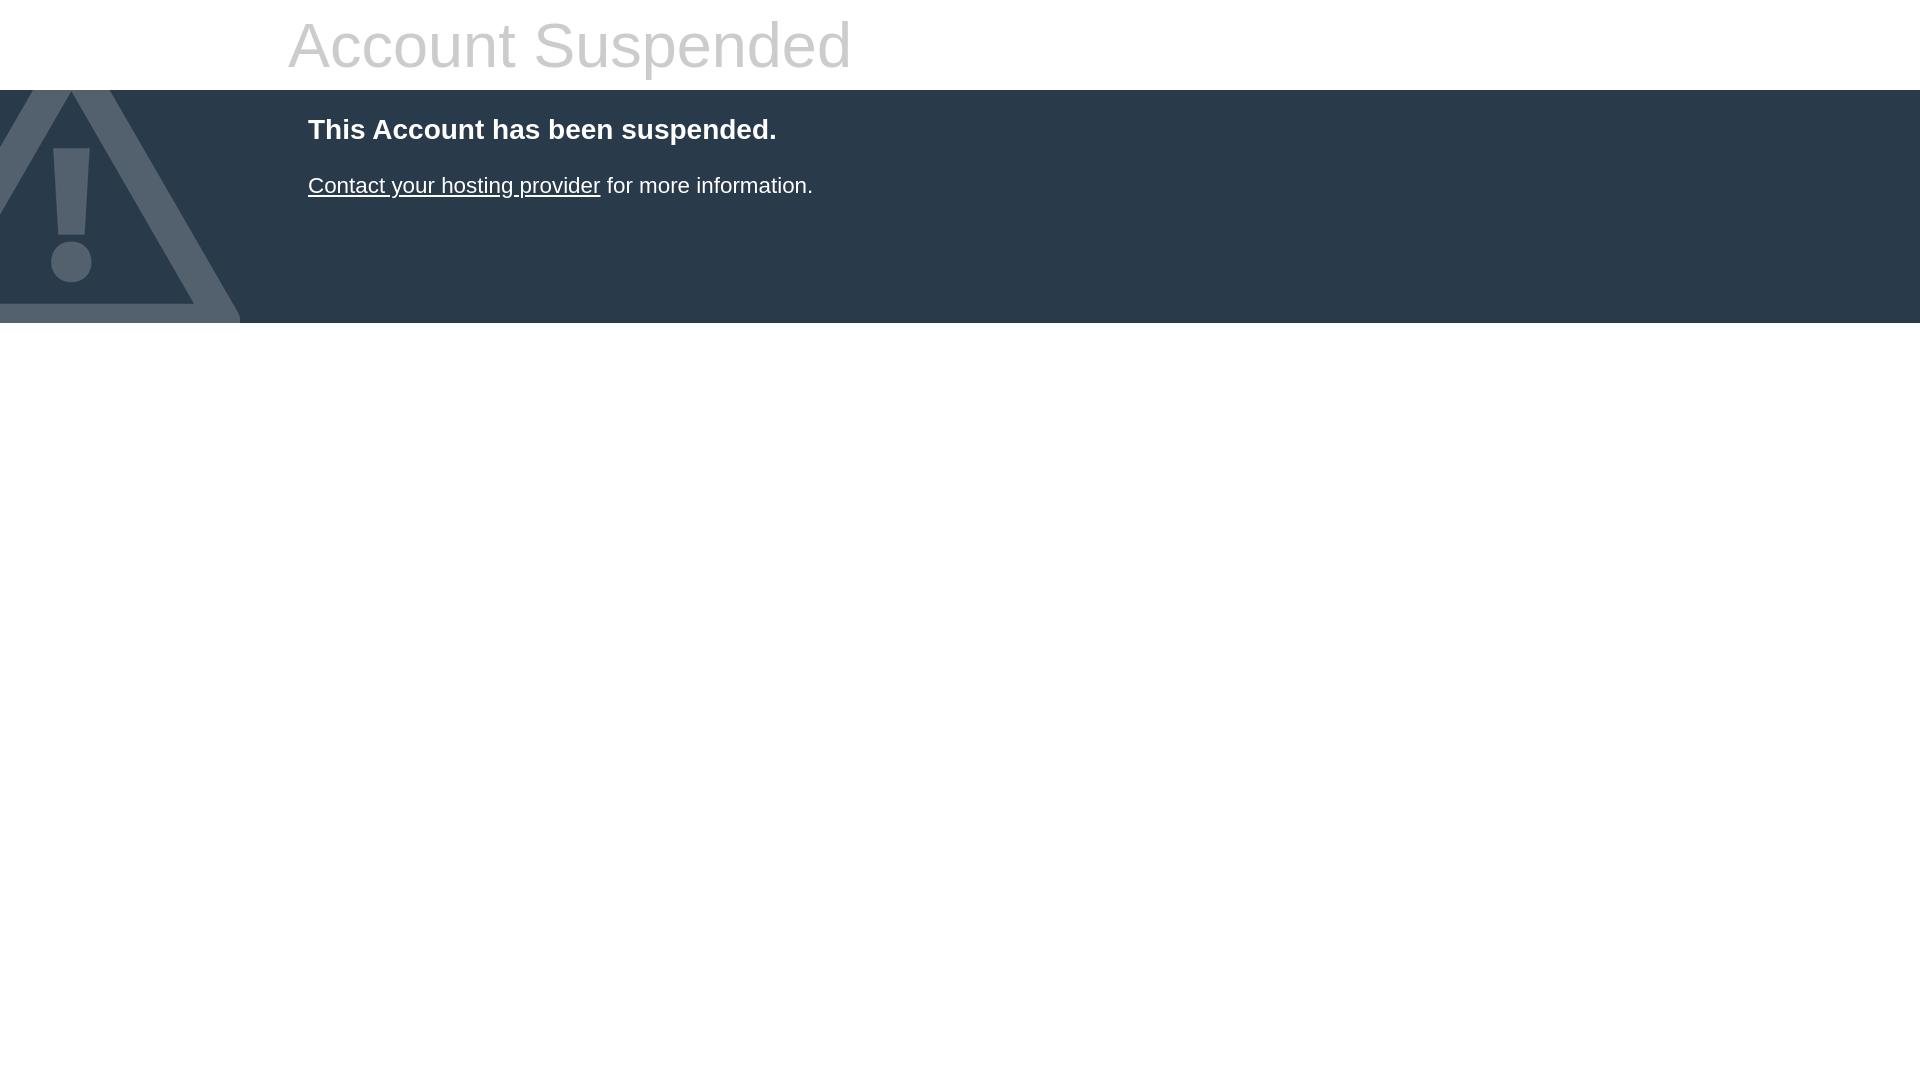 The image size is (1920, 1080). Describe the element at coordinates (453, 185) in the screenshot. I see `'Contact your hosting provider'` at that location.